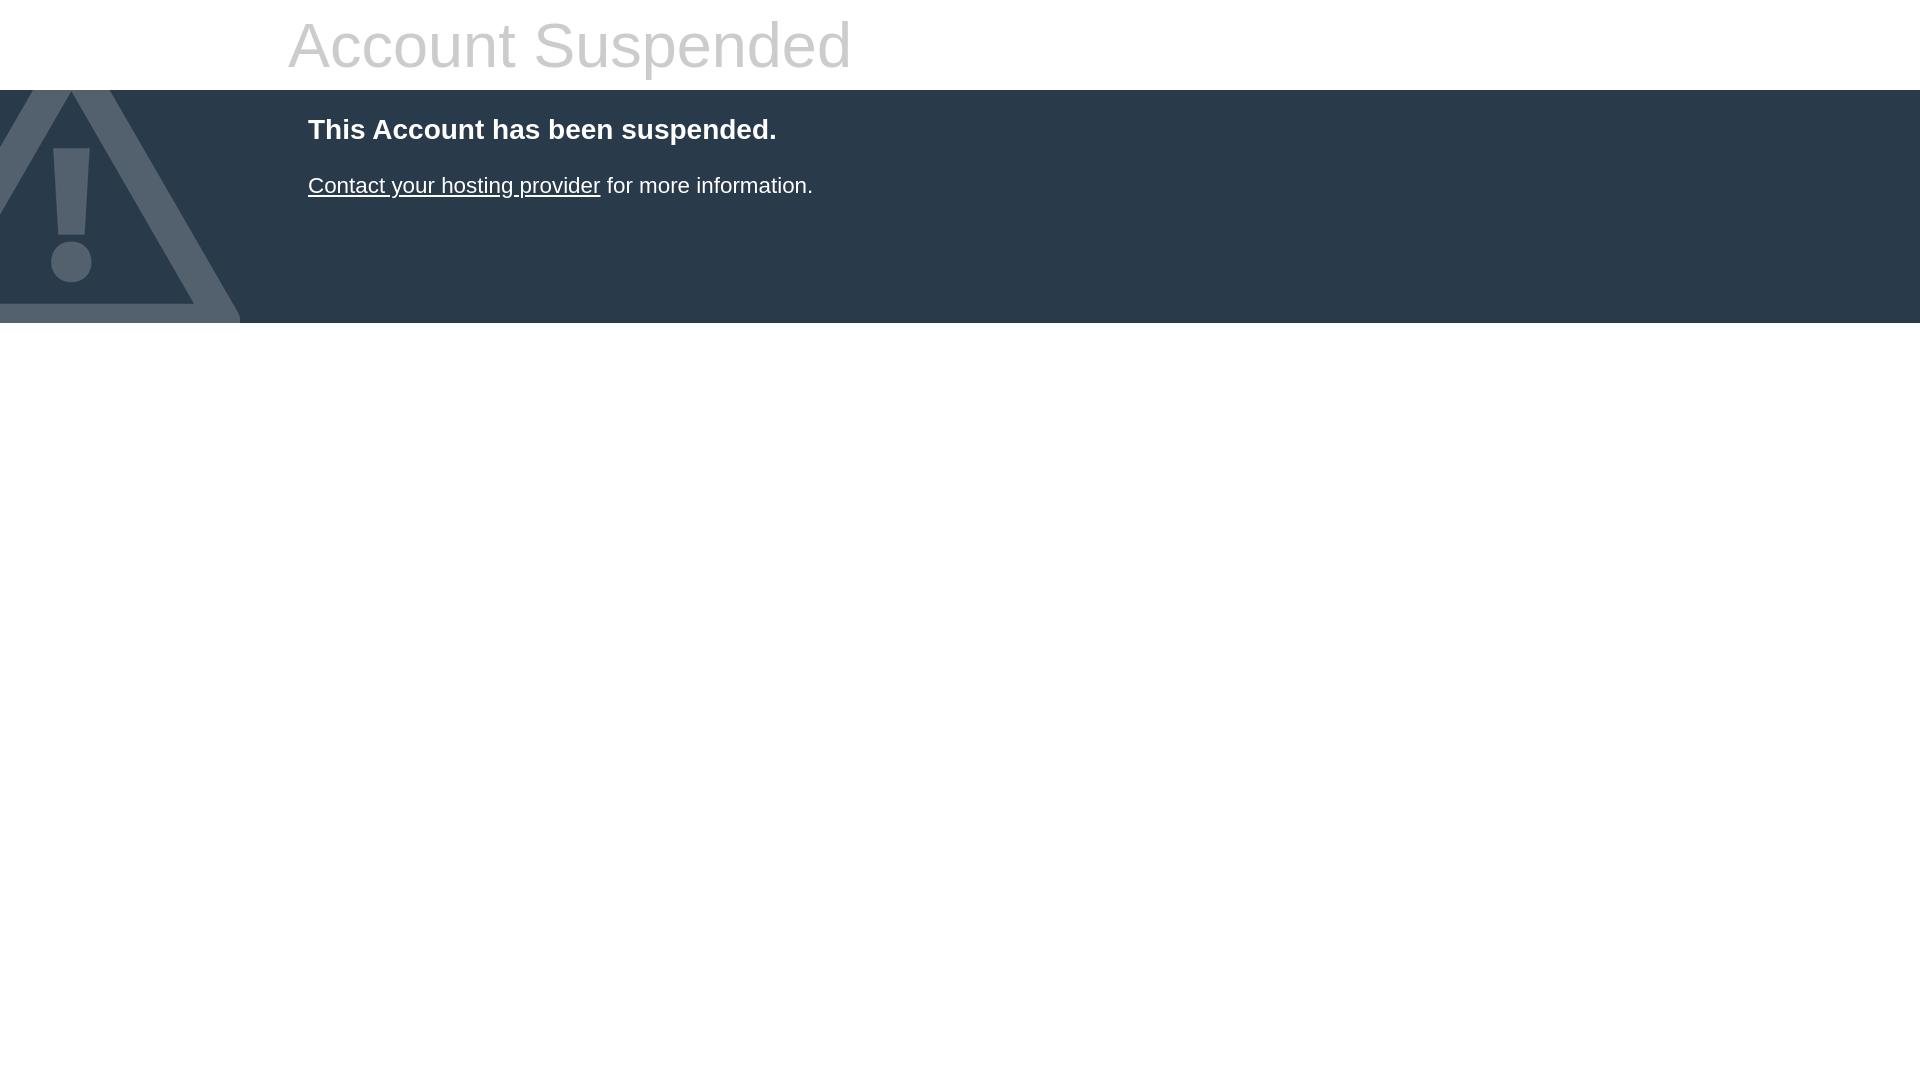 The image size is (1920, 1080). Describe the element at coordinates (453, 185) in the screenshot. I see `'Contact your hosting provider'` at that location.